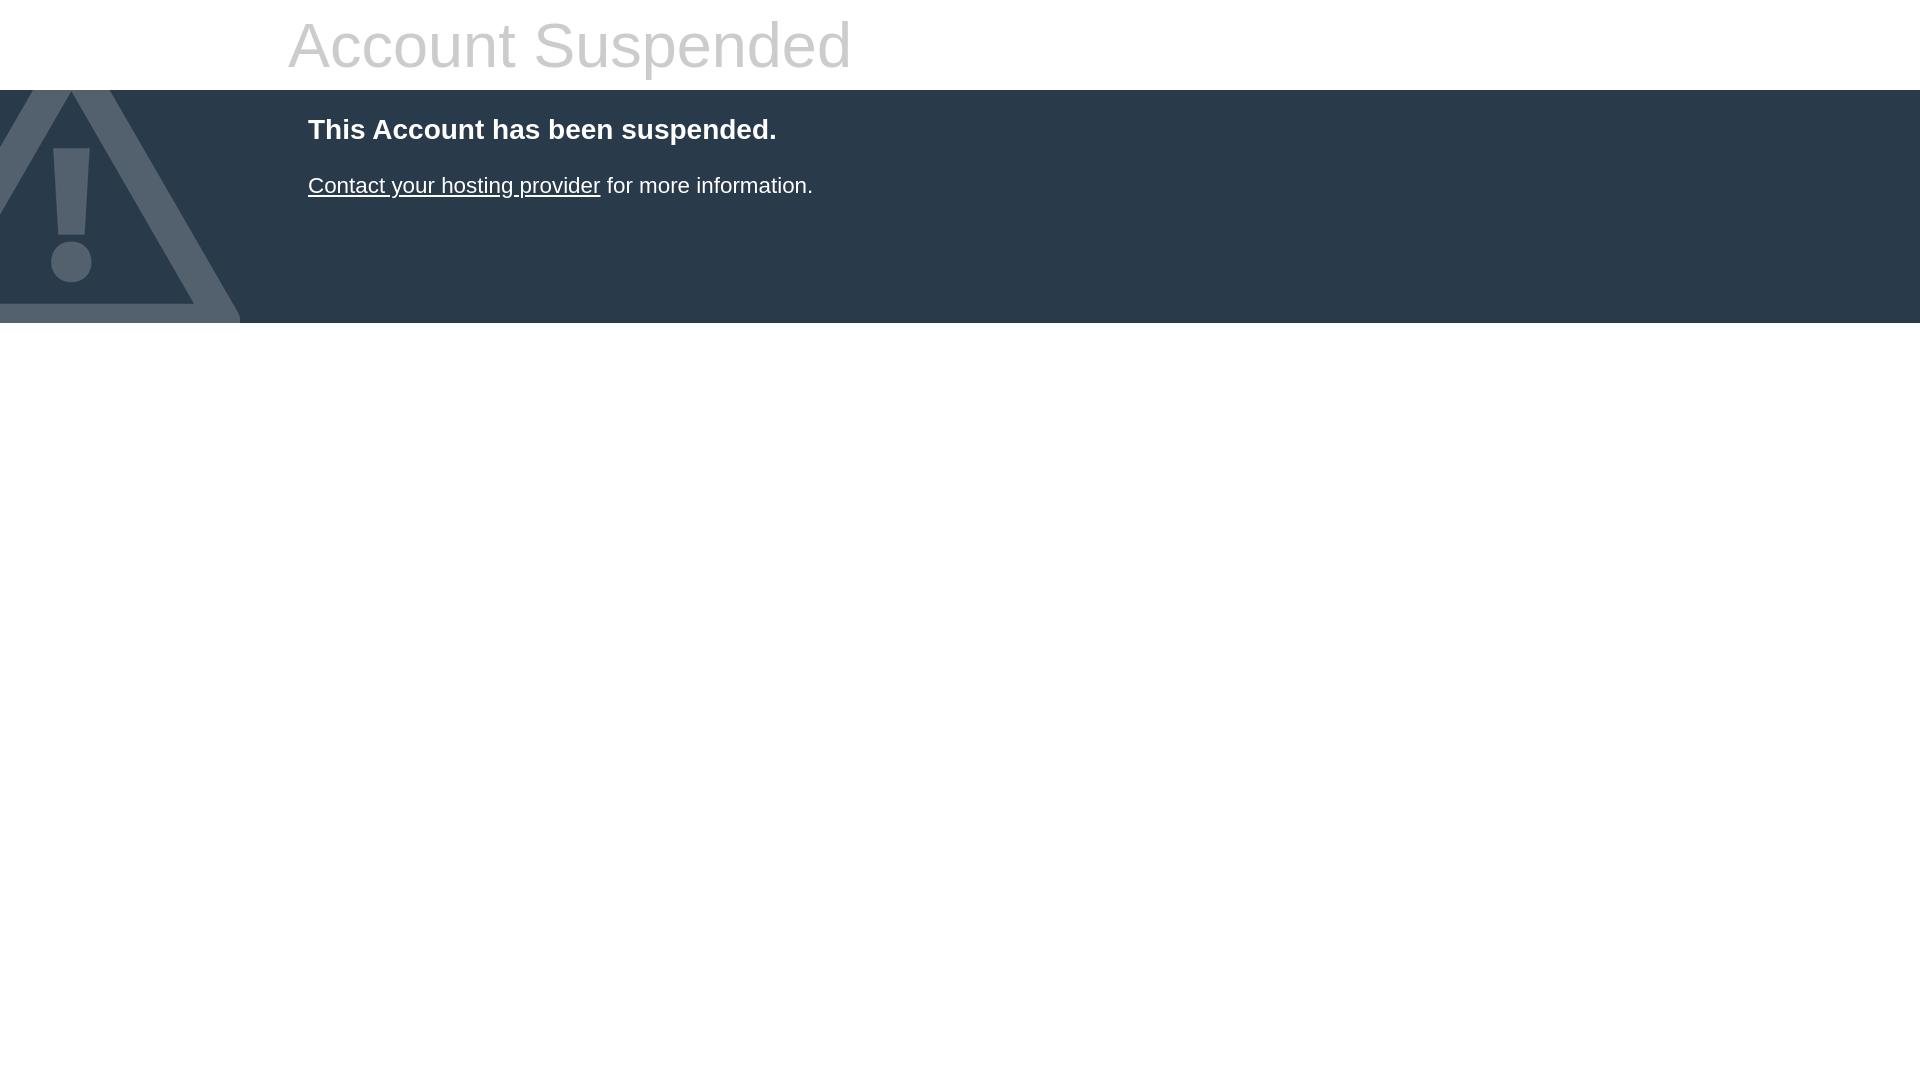 The image size is (1920, 1080). Describe the element at coordinates (453, 185) in the screenshot. I see `'Contact your hosting provider'` at that location.